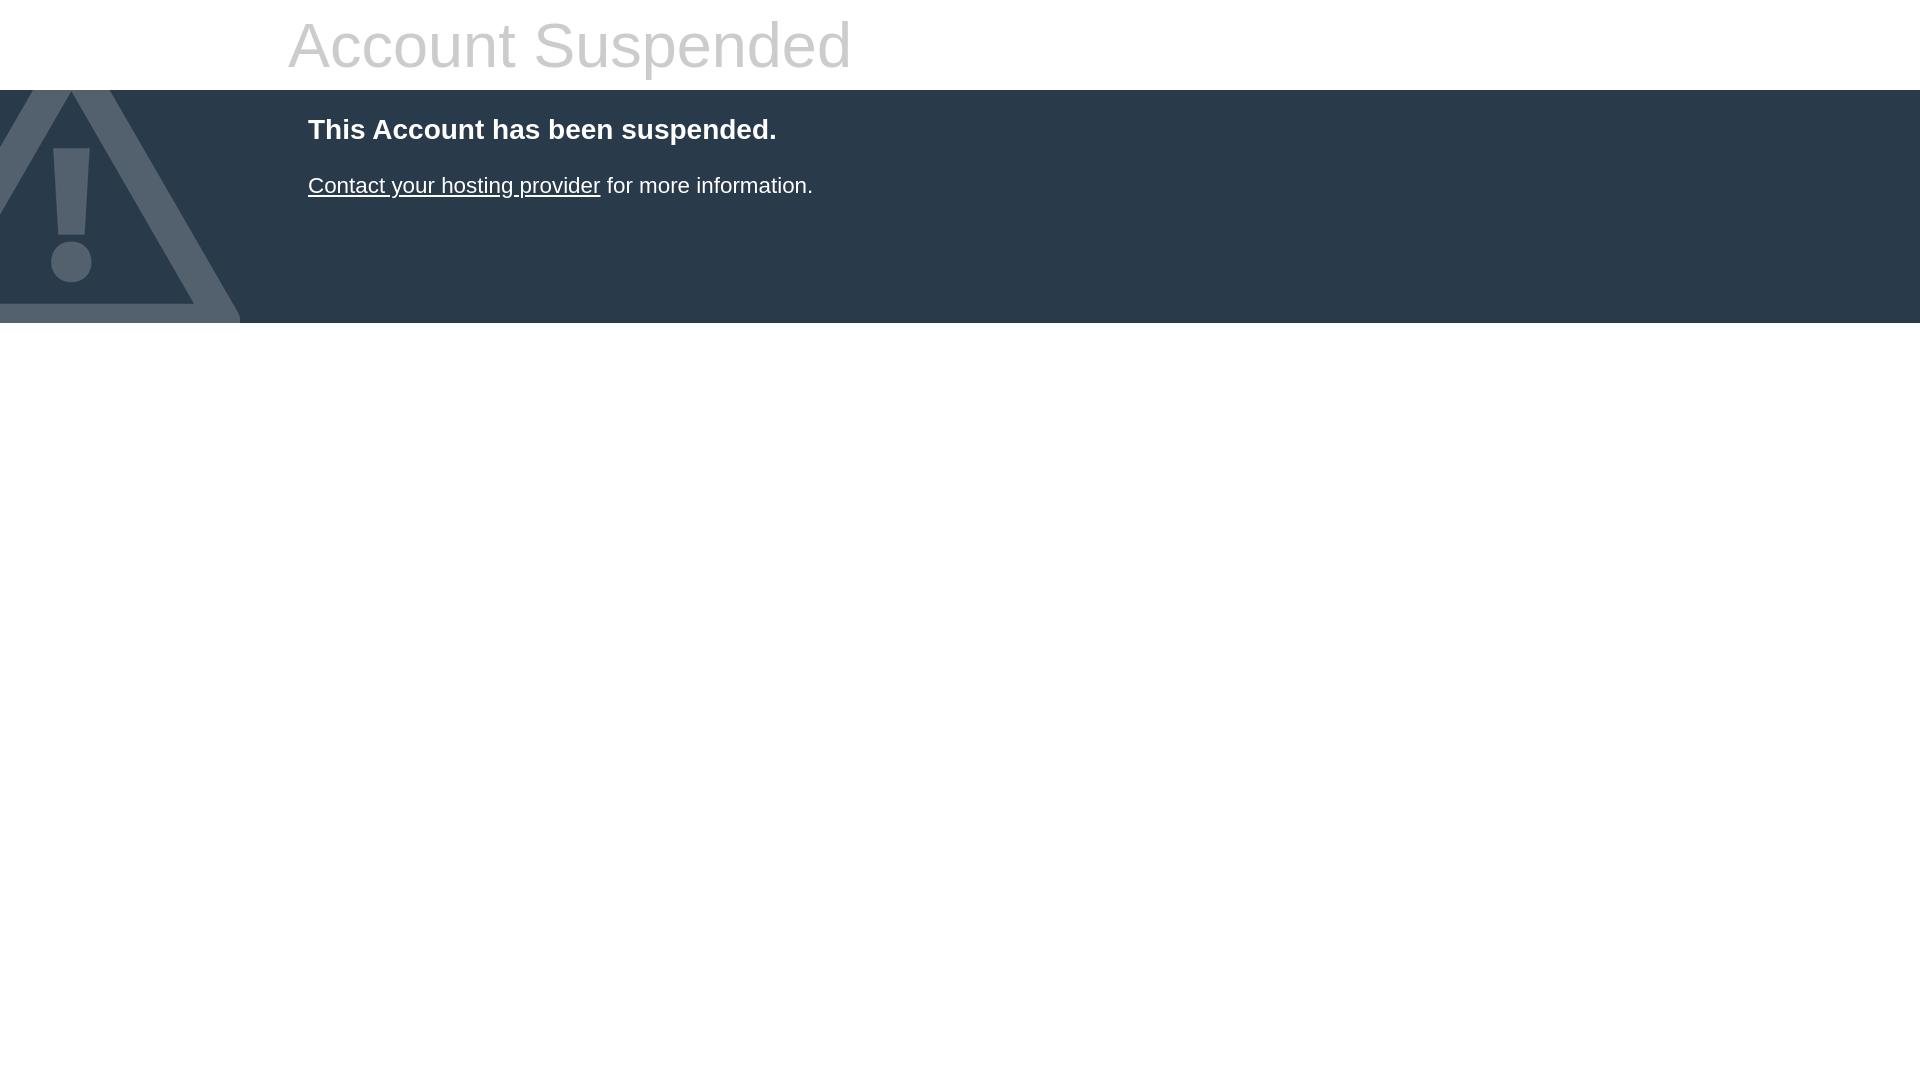 The image size is (1920, 1080). Describe the element at coordinates (453, 185) in the screenshot. I see `'Contact your hosting provider'` at that location.